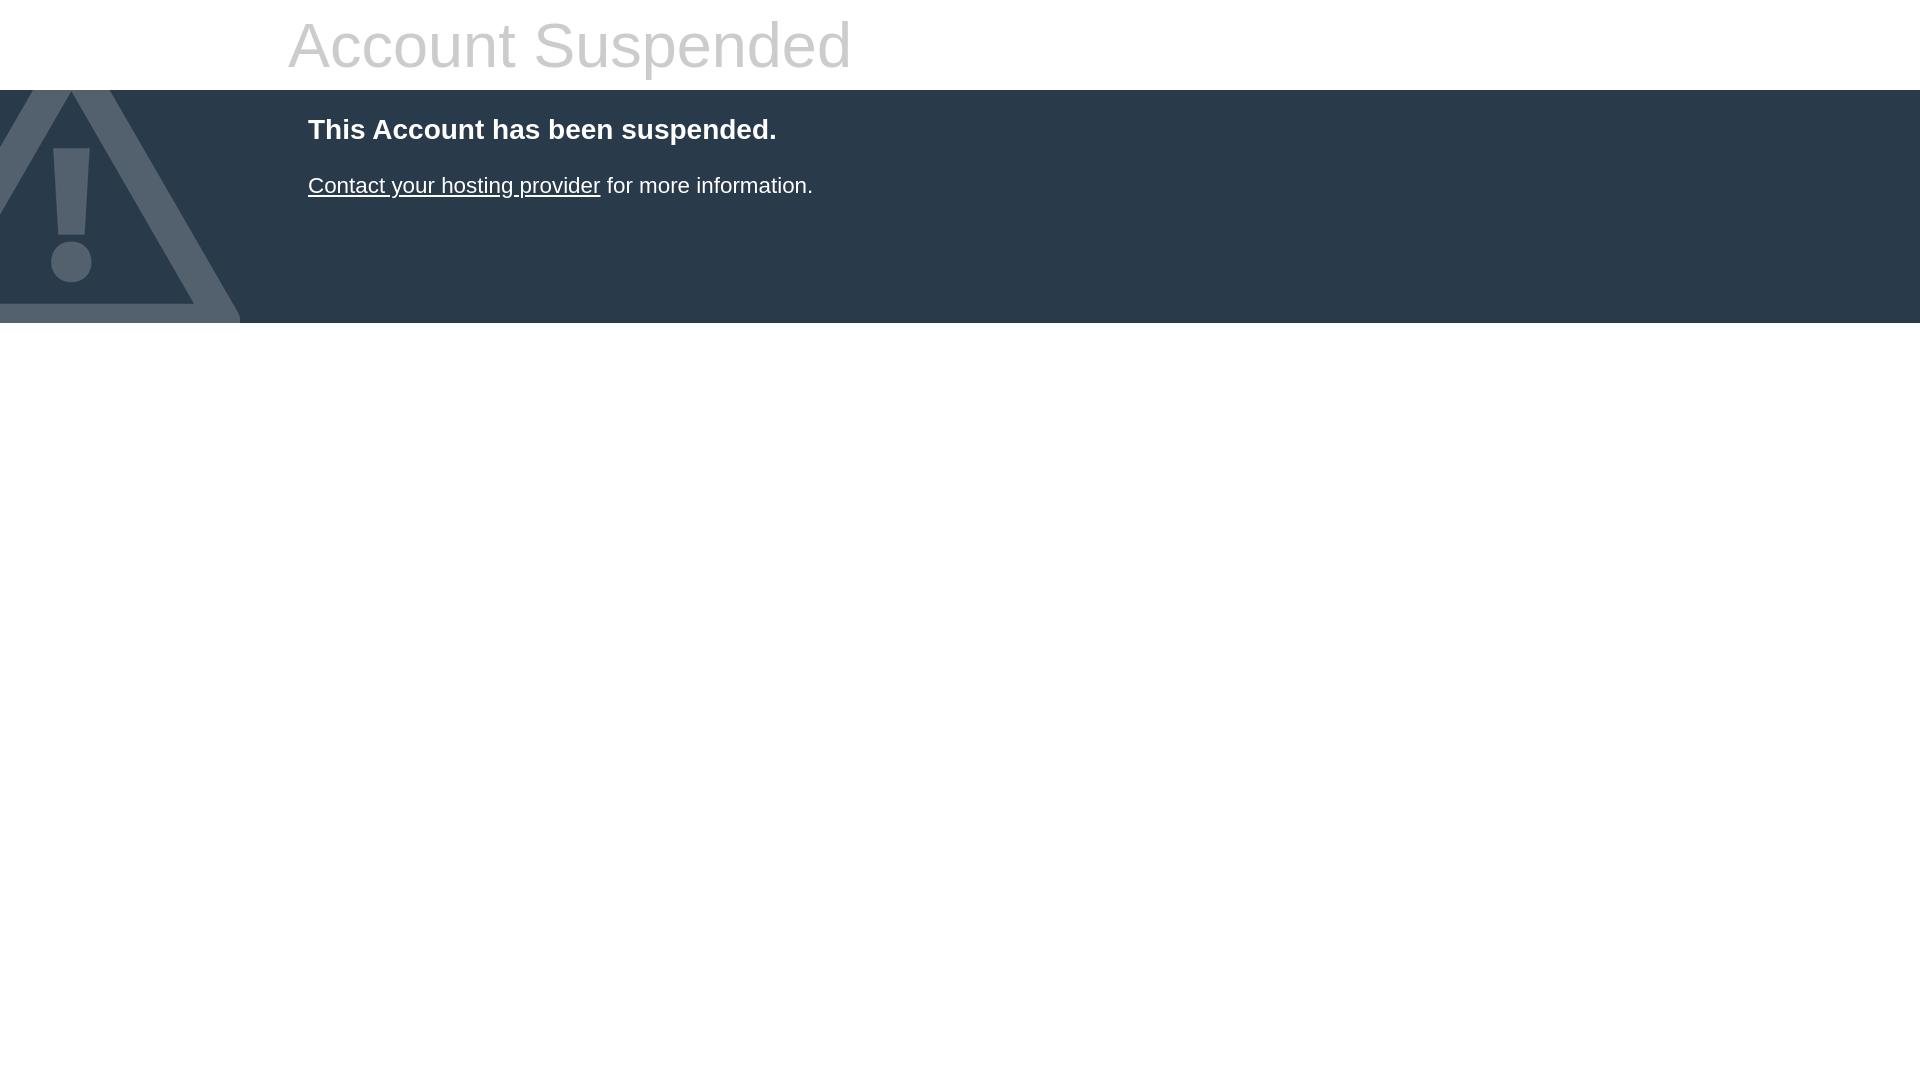 The image size is (1920, 1080). Describe the element at coordinates (453, 185) in the screenshot. I see `'Contact your hosting provider'` at that location.